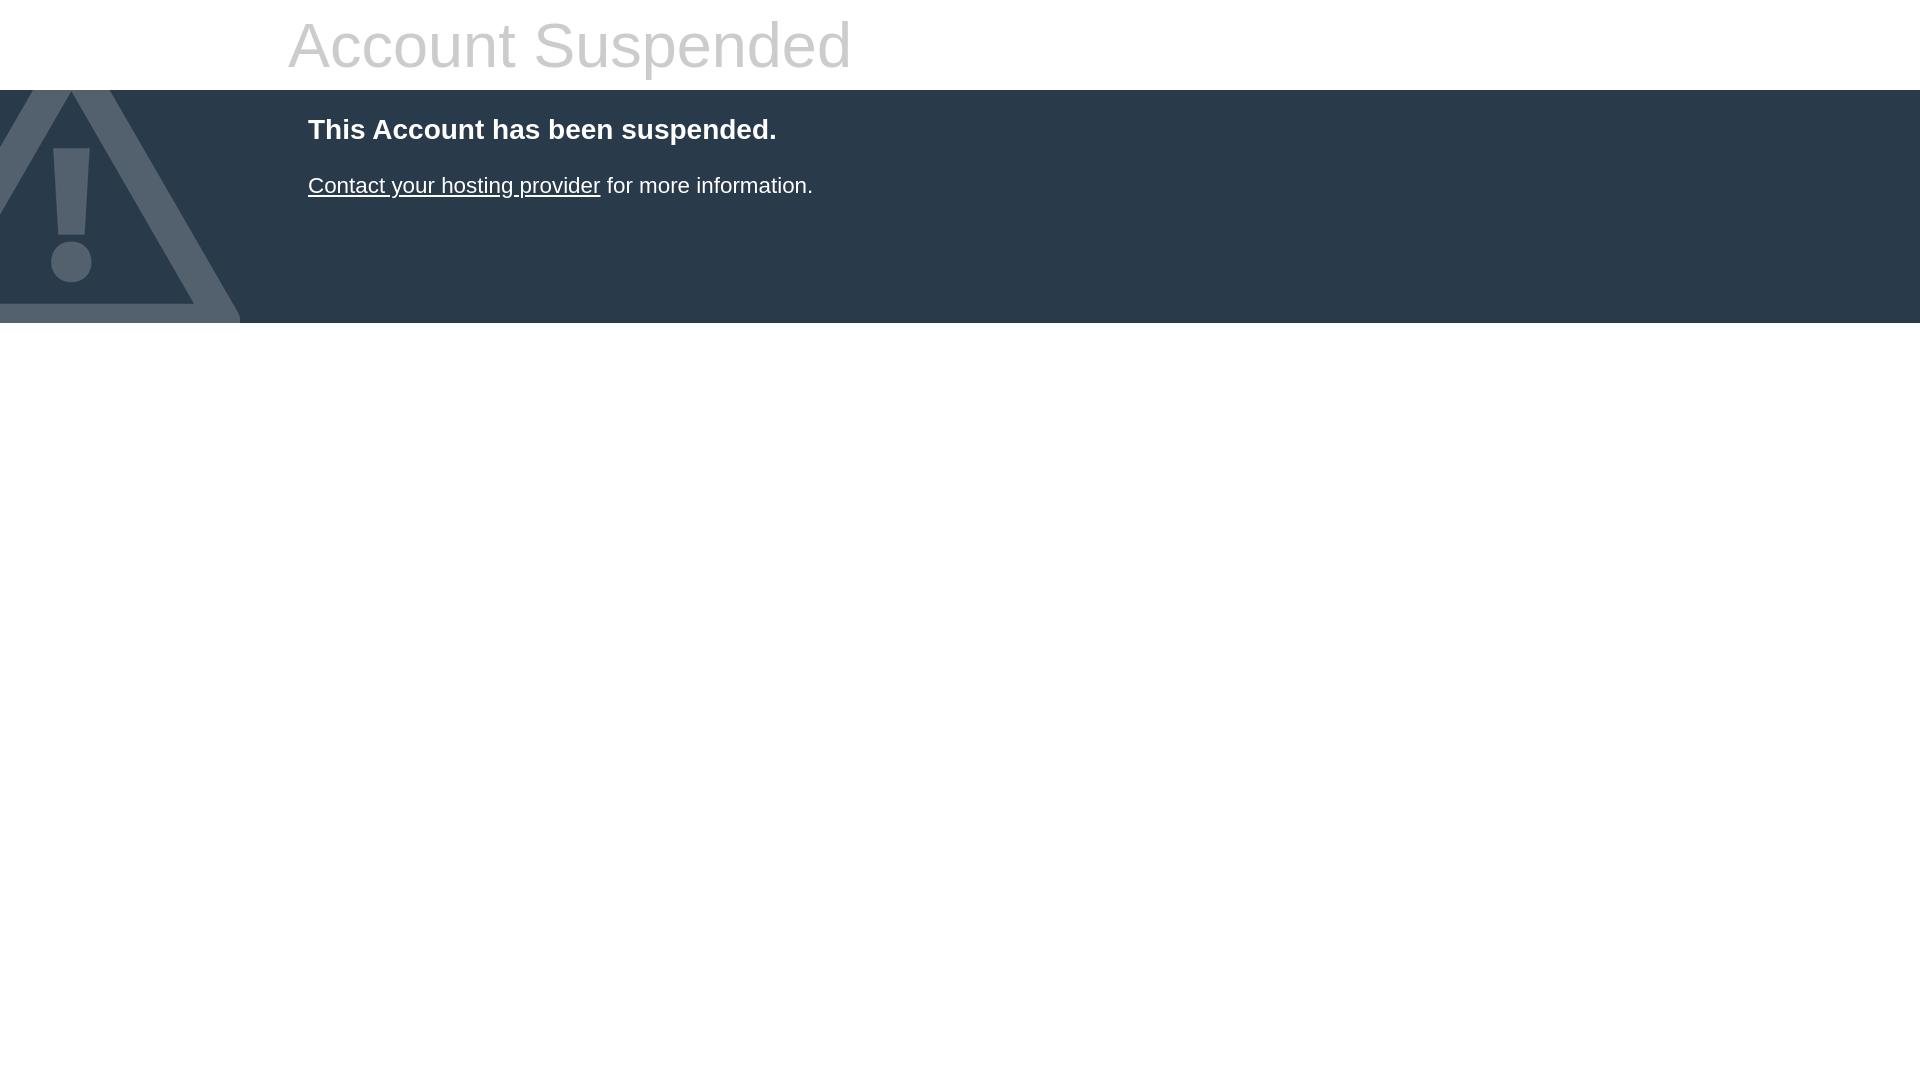 The image size is (1920, 1080). Describe the element at coordinates (453, 185) in the screenshot. I see `'Contact your hosting provider'` at that location.